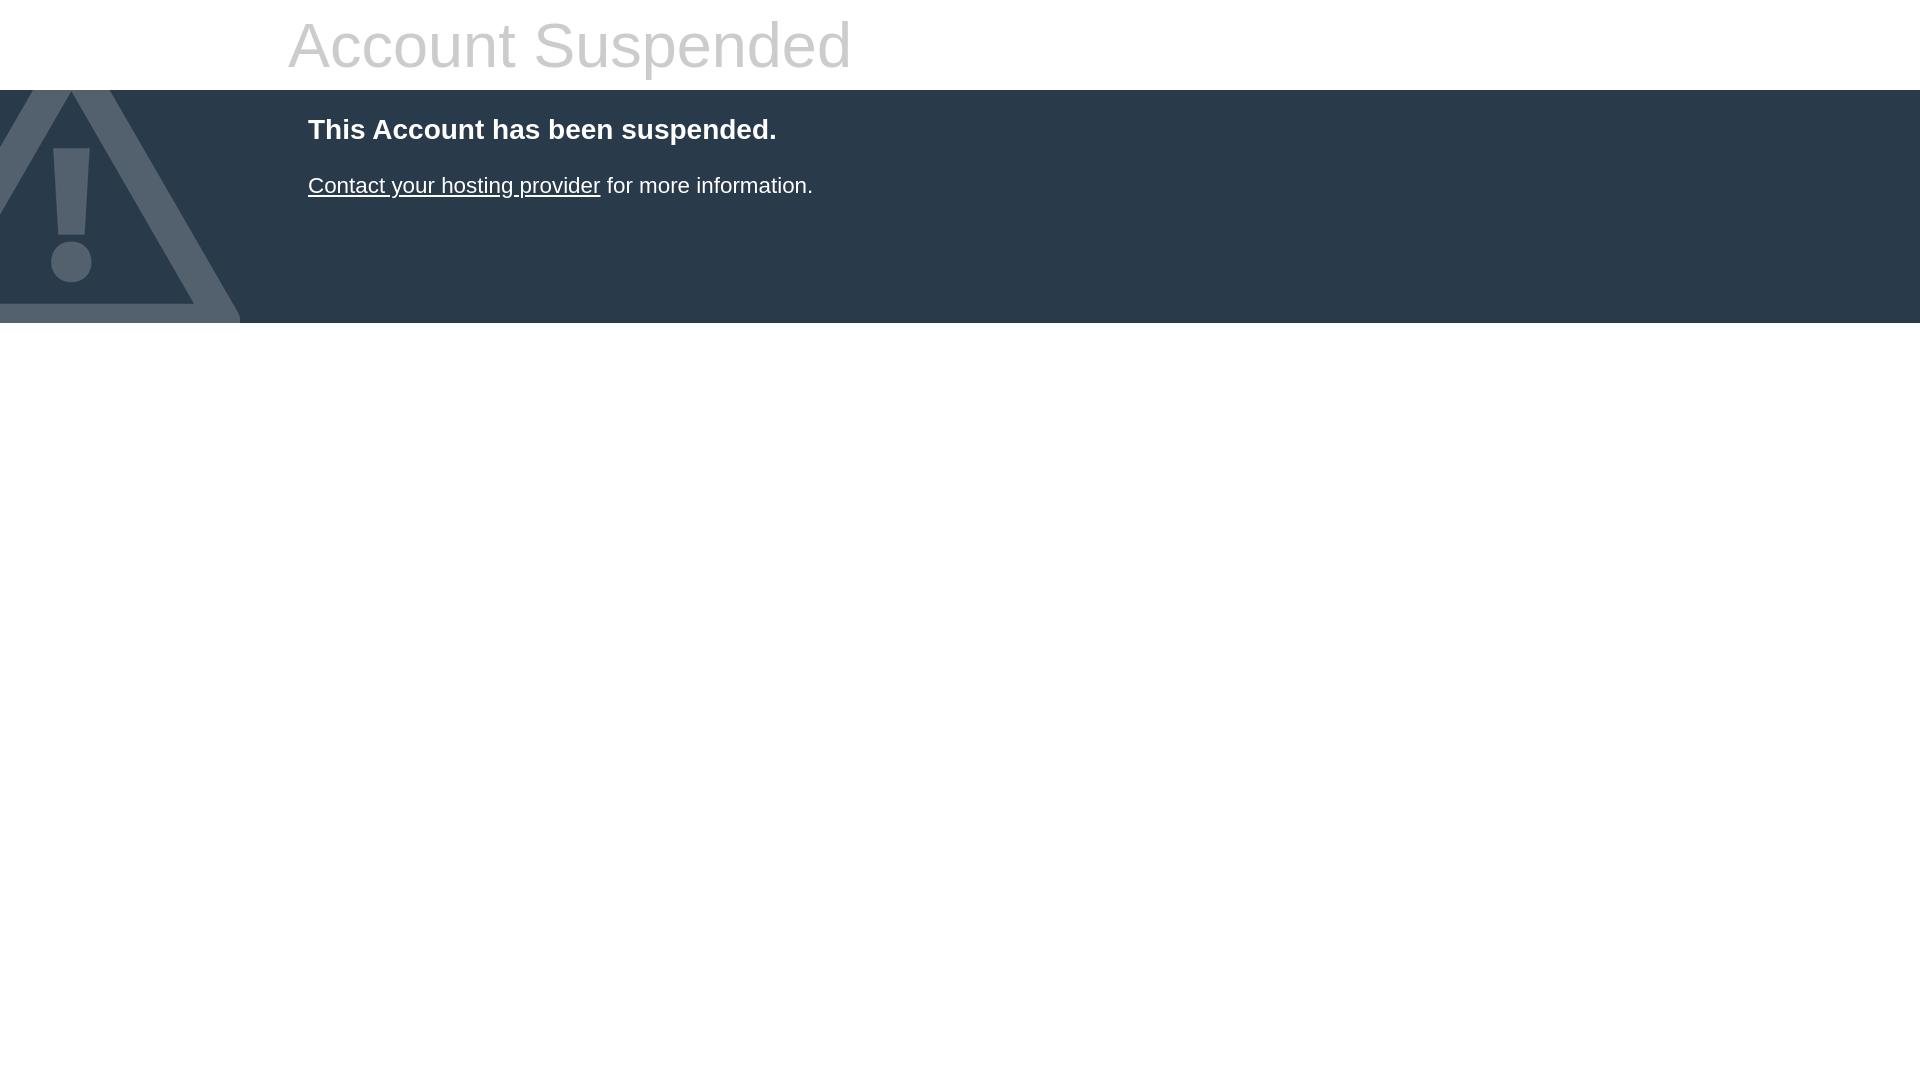 The image size is (1920, 1080). Describe the element at coordinates (453, 185) in the screenshot. I see `'Contact your hosting provider'` at that location.